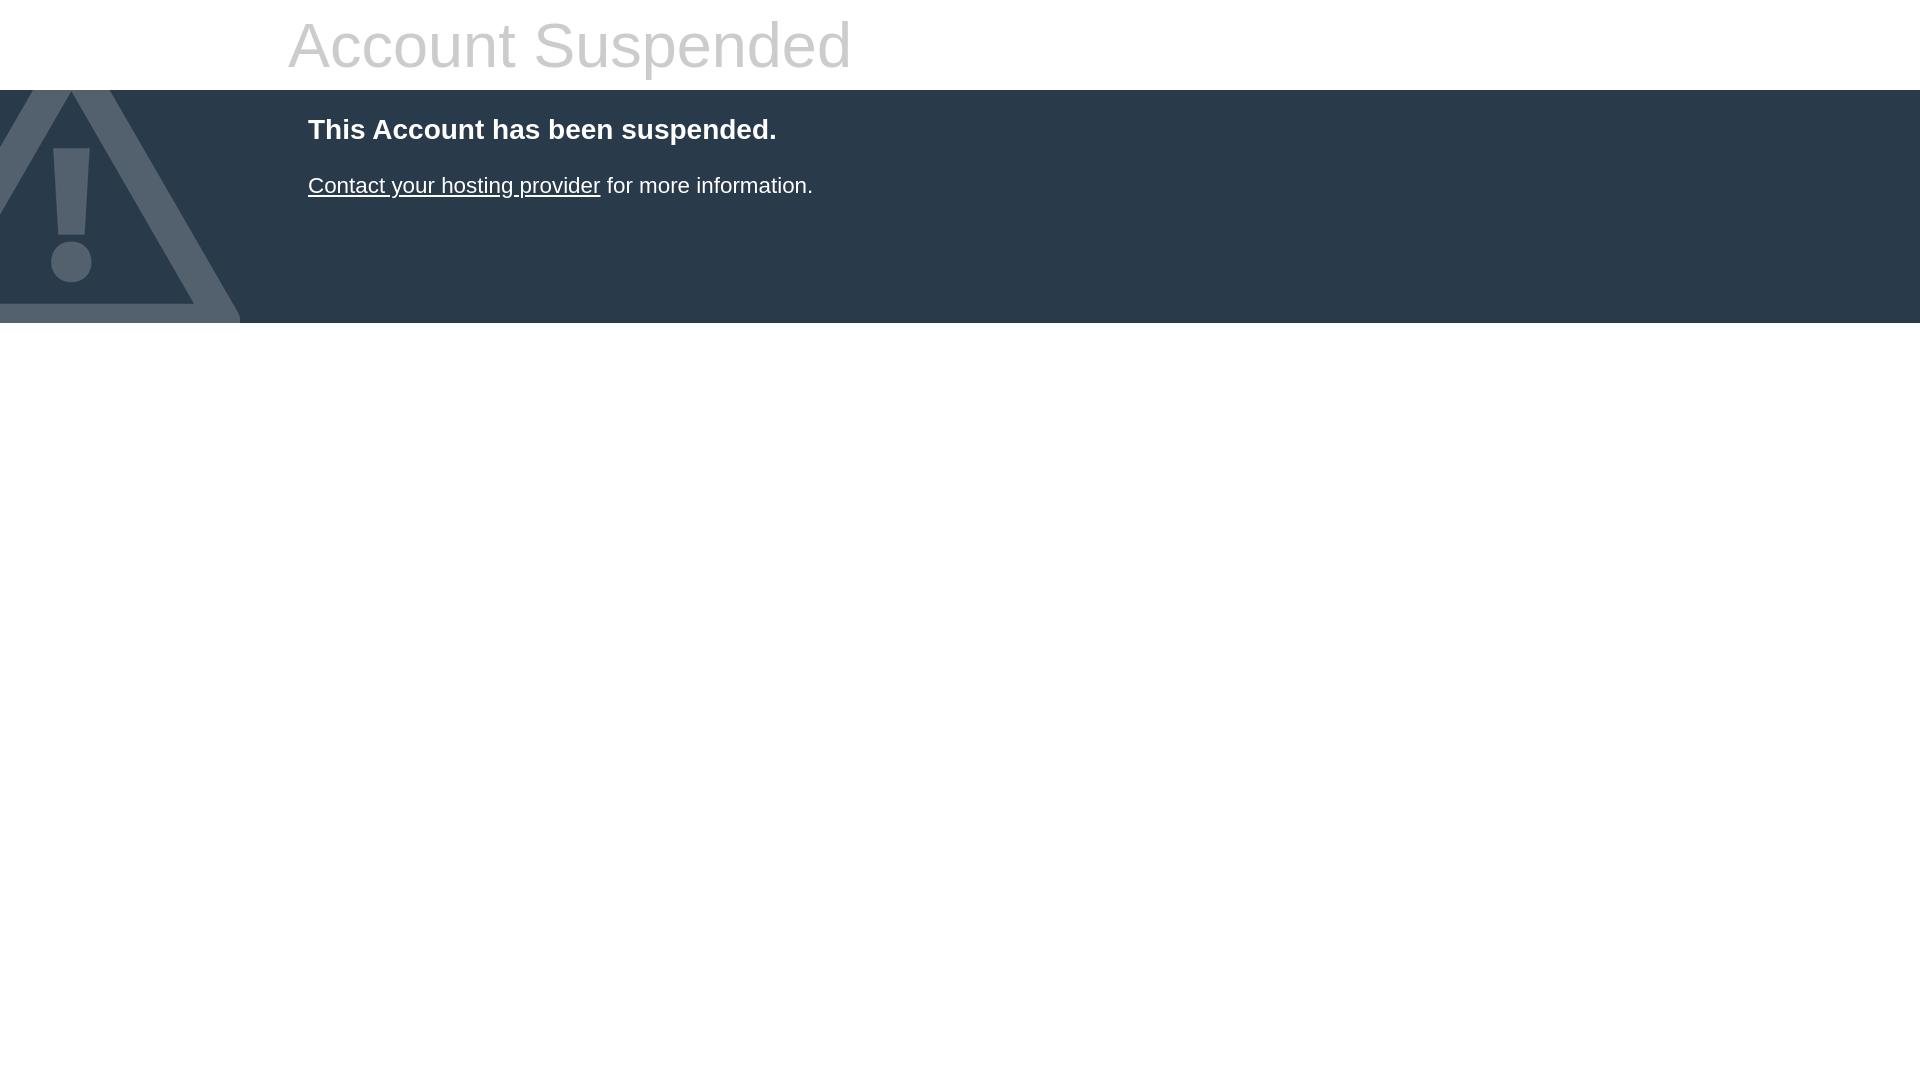 The image size is (1920, 1080). Describe the element at coordinates (453, 185) in the screenshot. I see `'Contact your hosting provider'` at that location.